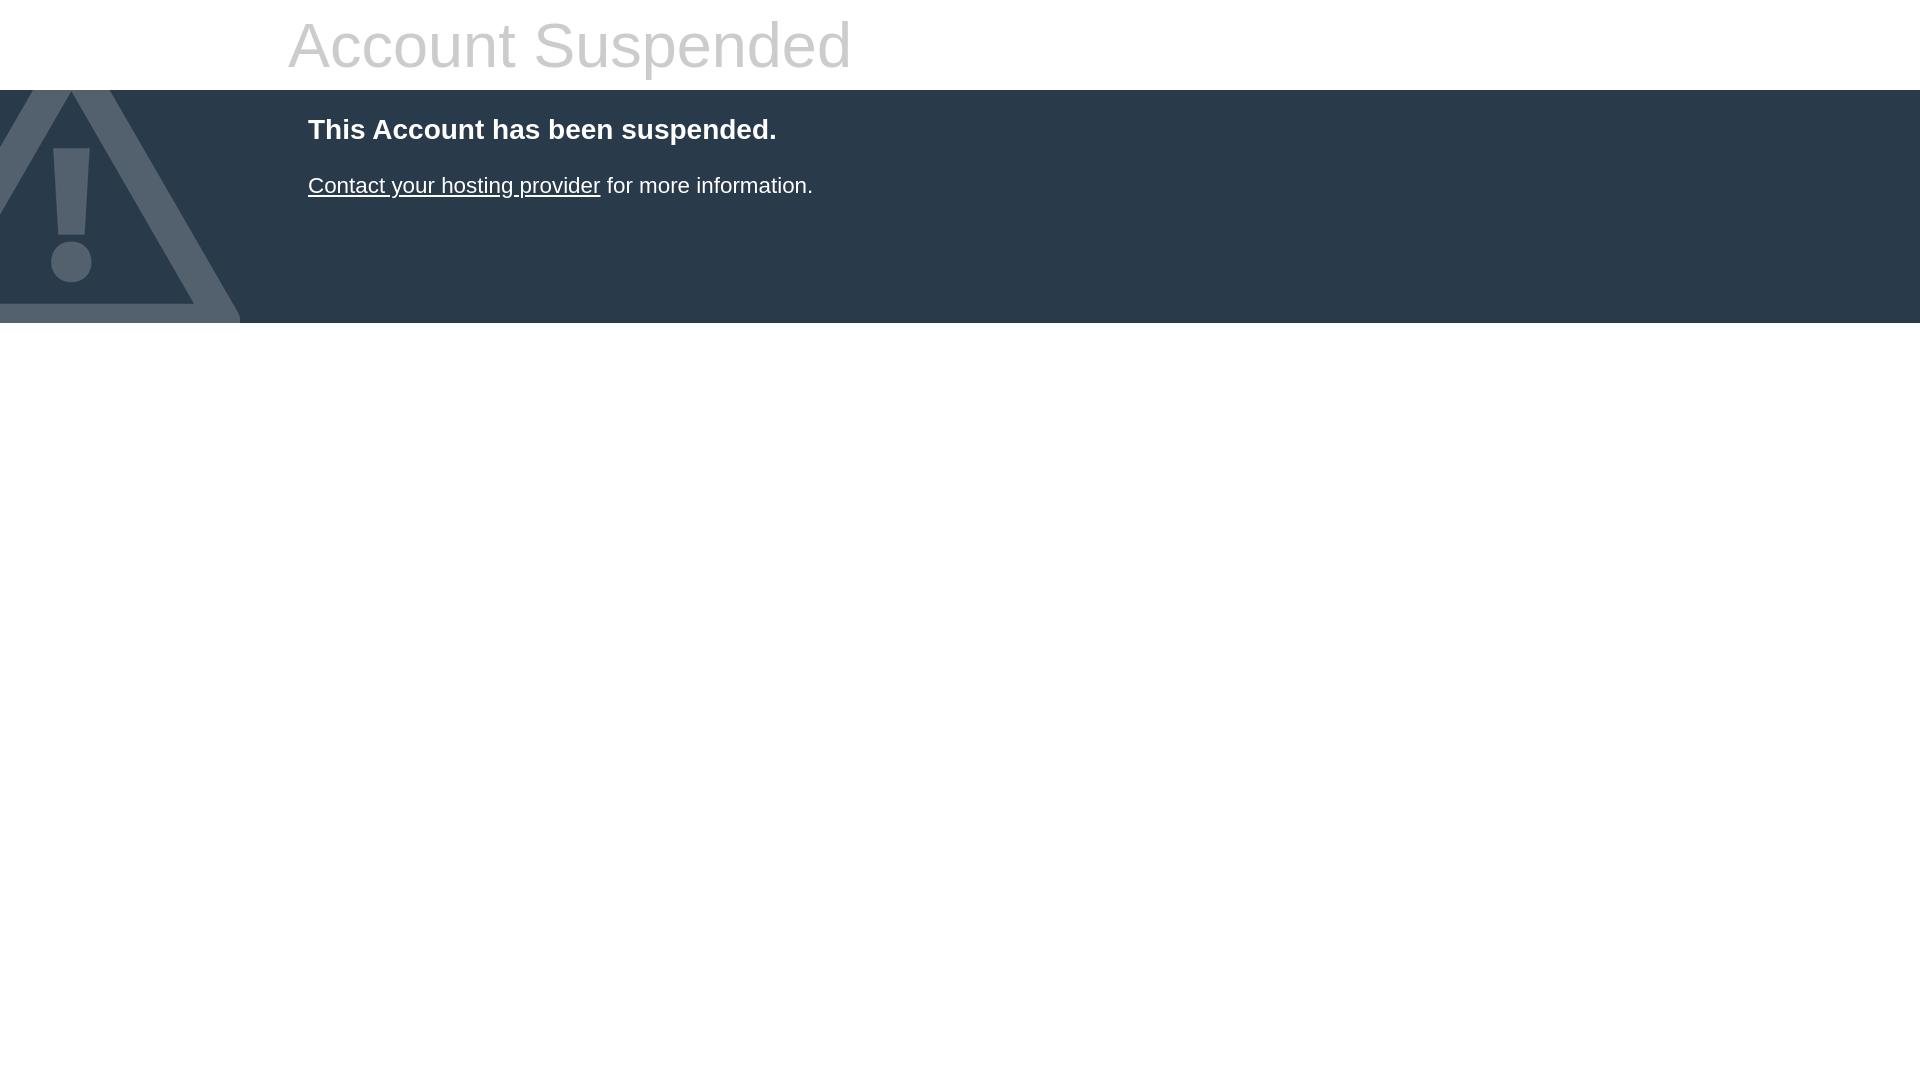 The image size is (1920, 1080). Describe the element at coordinates (453, 185) in the screenshot. I see `'Contact your hosting provider'` at that location.